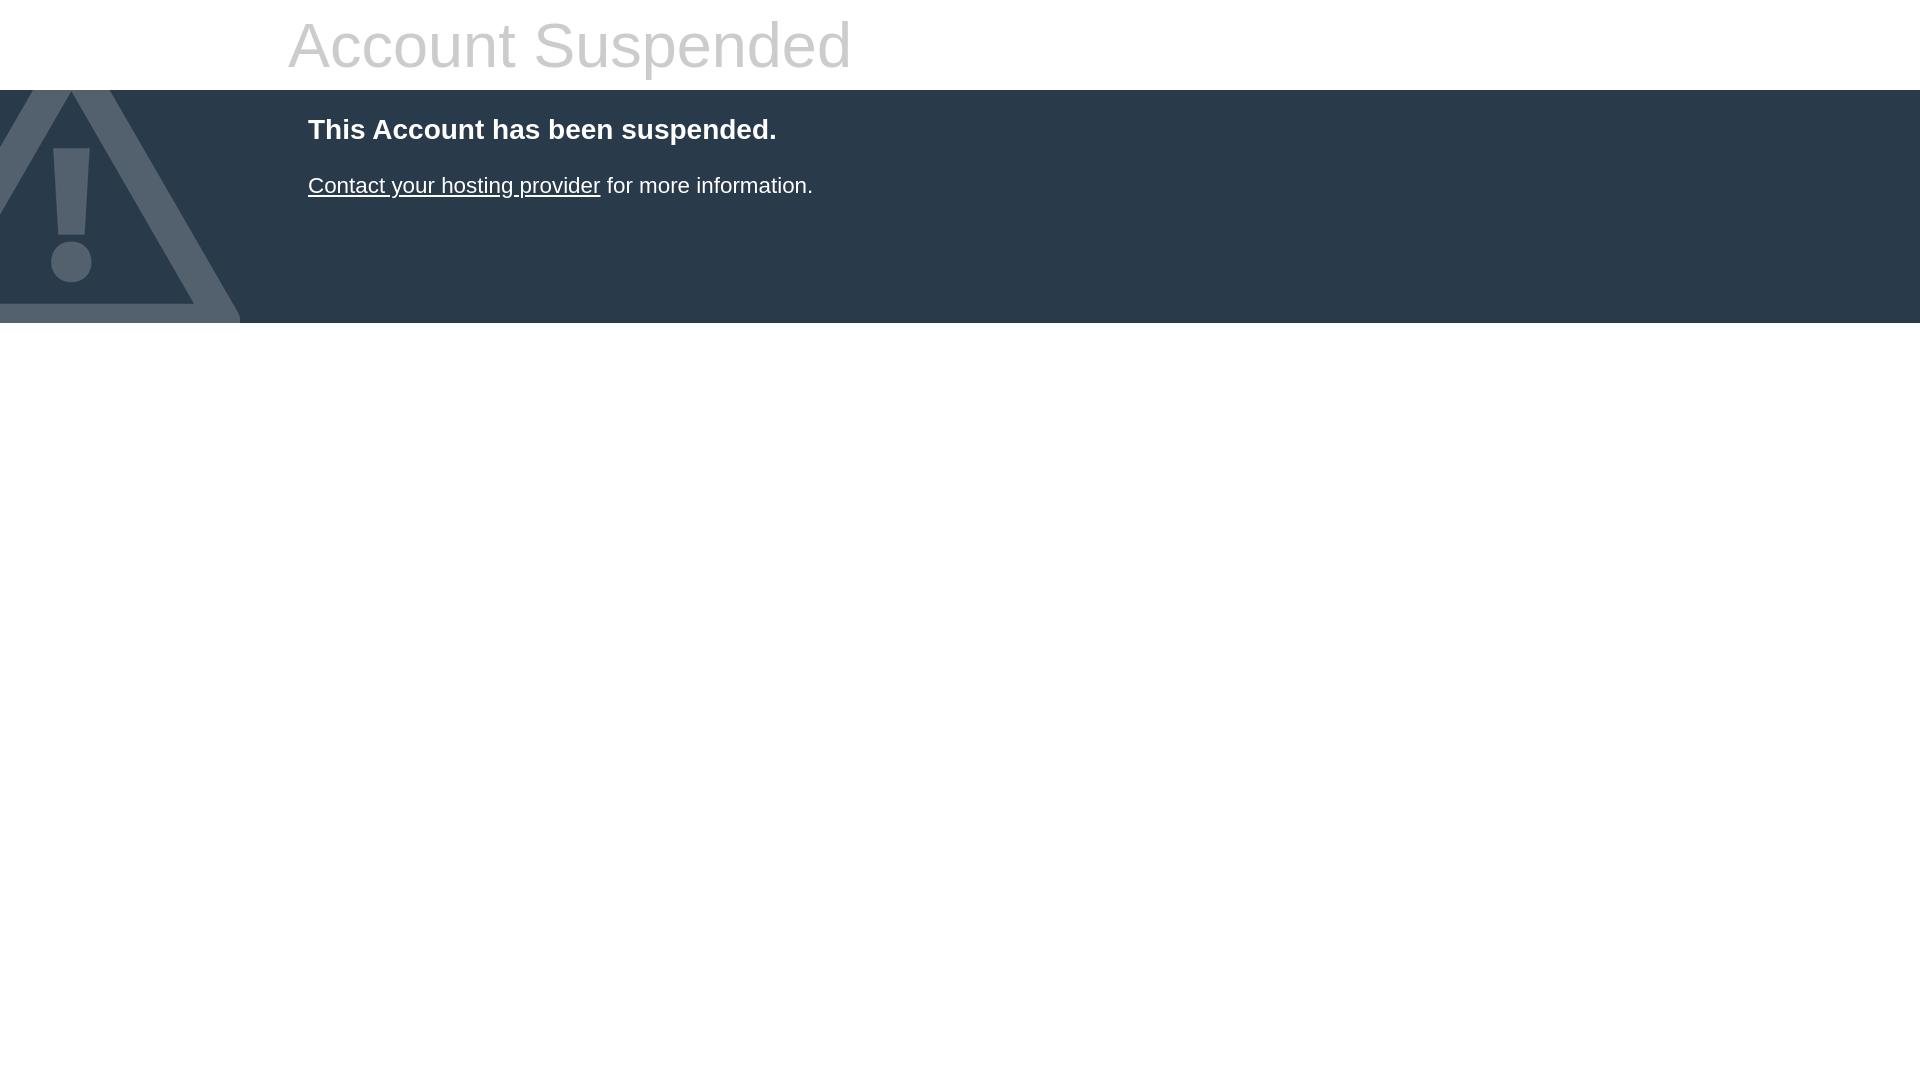 The image size is (1920, 1080). Describe the element at coordinates (453, 185) in the screenshot. I see `'Contact your hosting provider'` at that location.